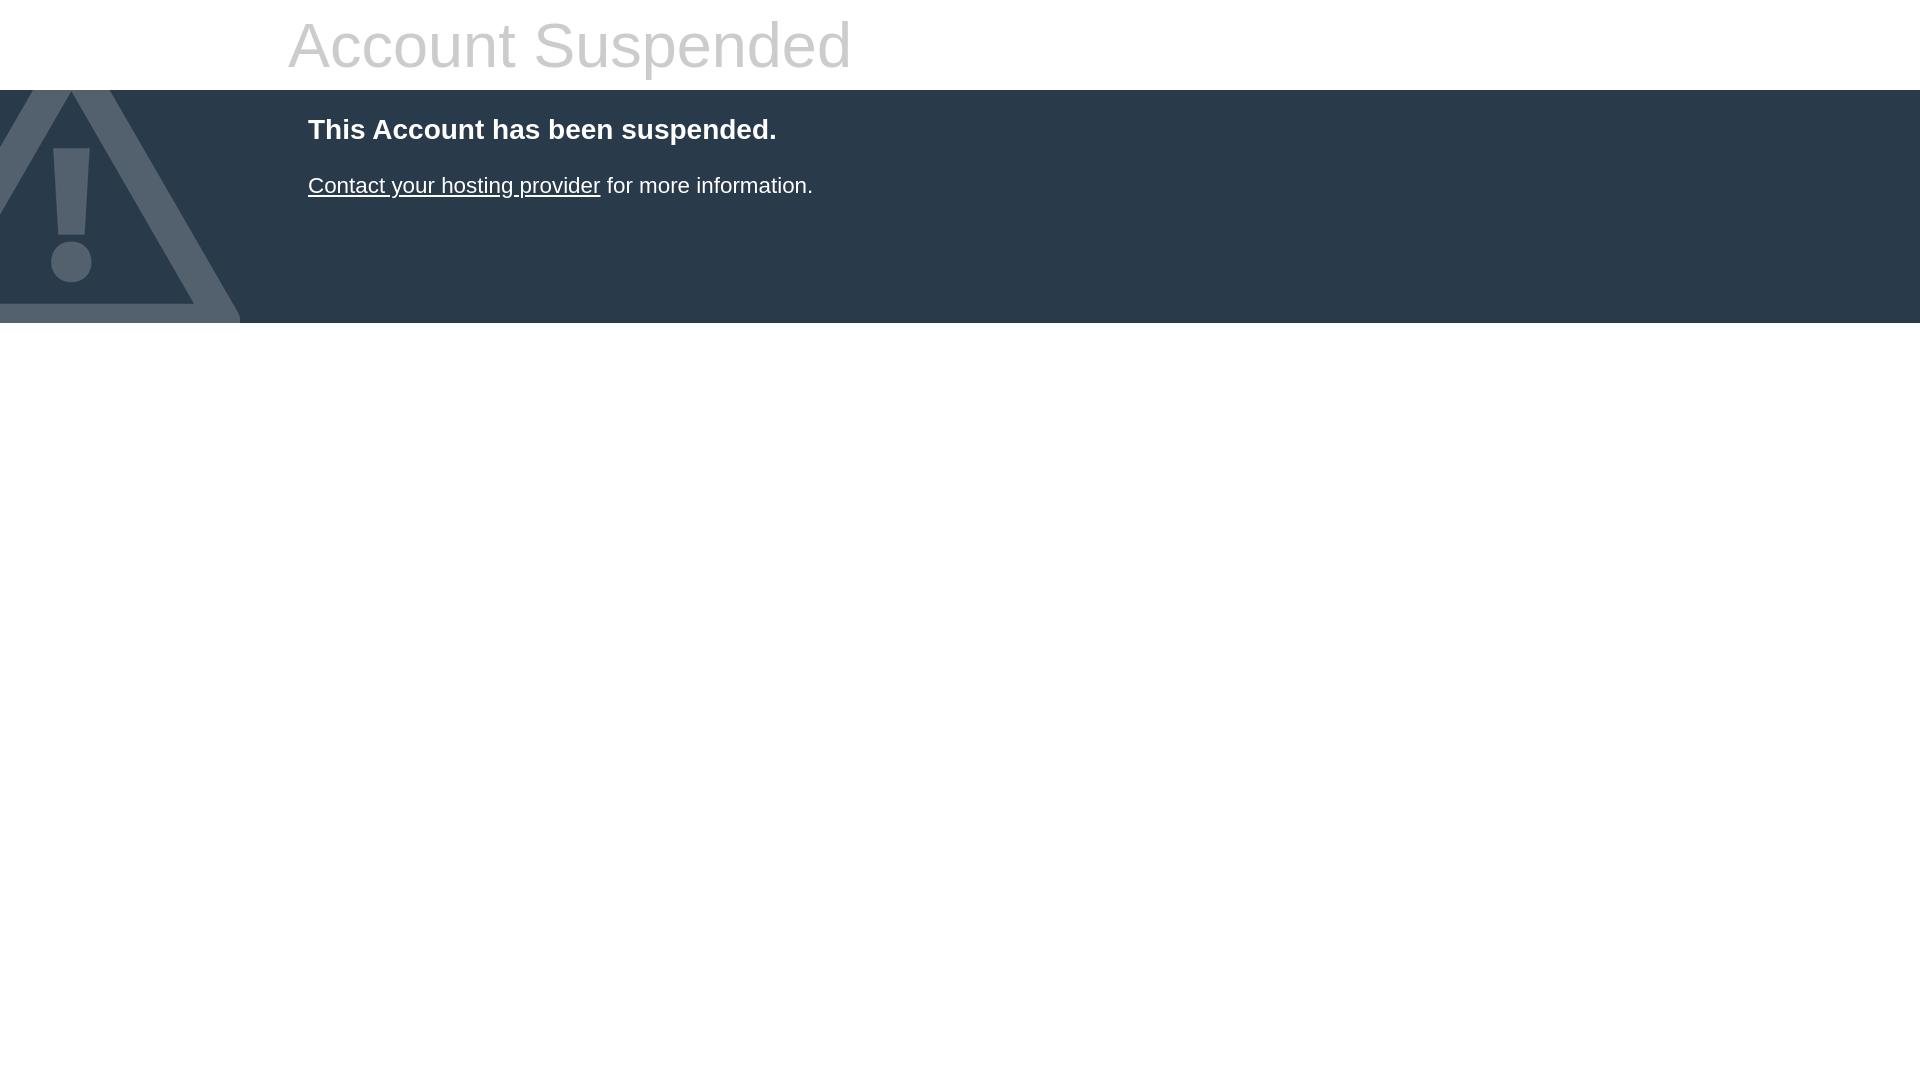 The image size is (1920, 1080). Describe the element at coordinates (453, 185) in the screenshot. I see `'Contact your hosting provider'` at that location.